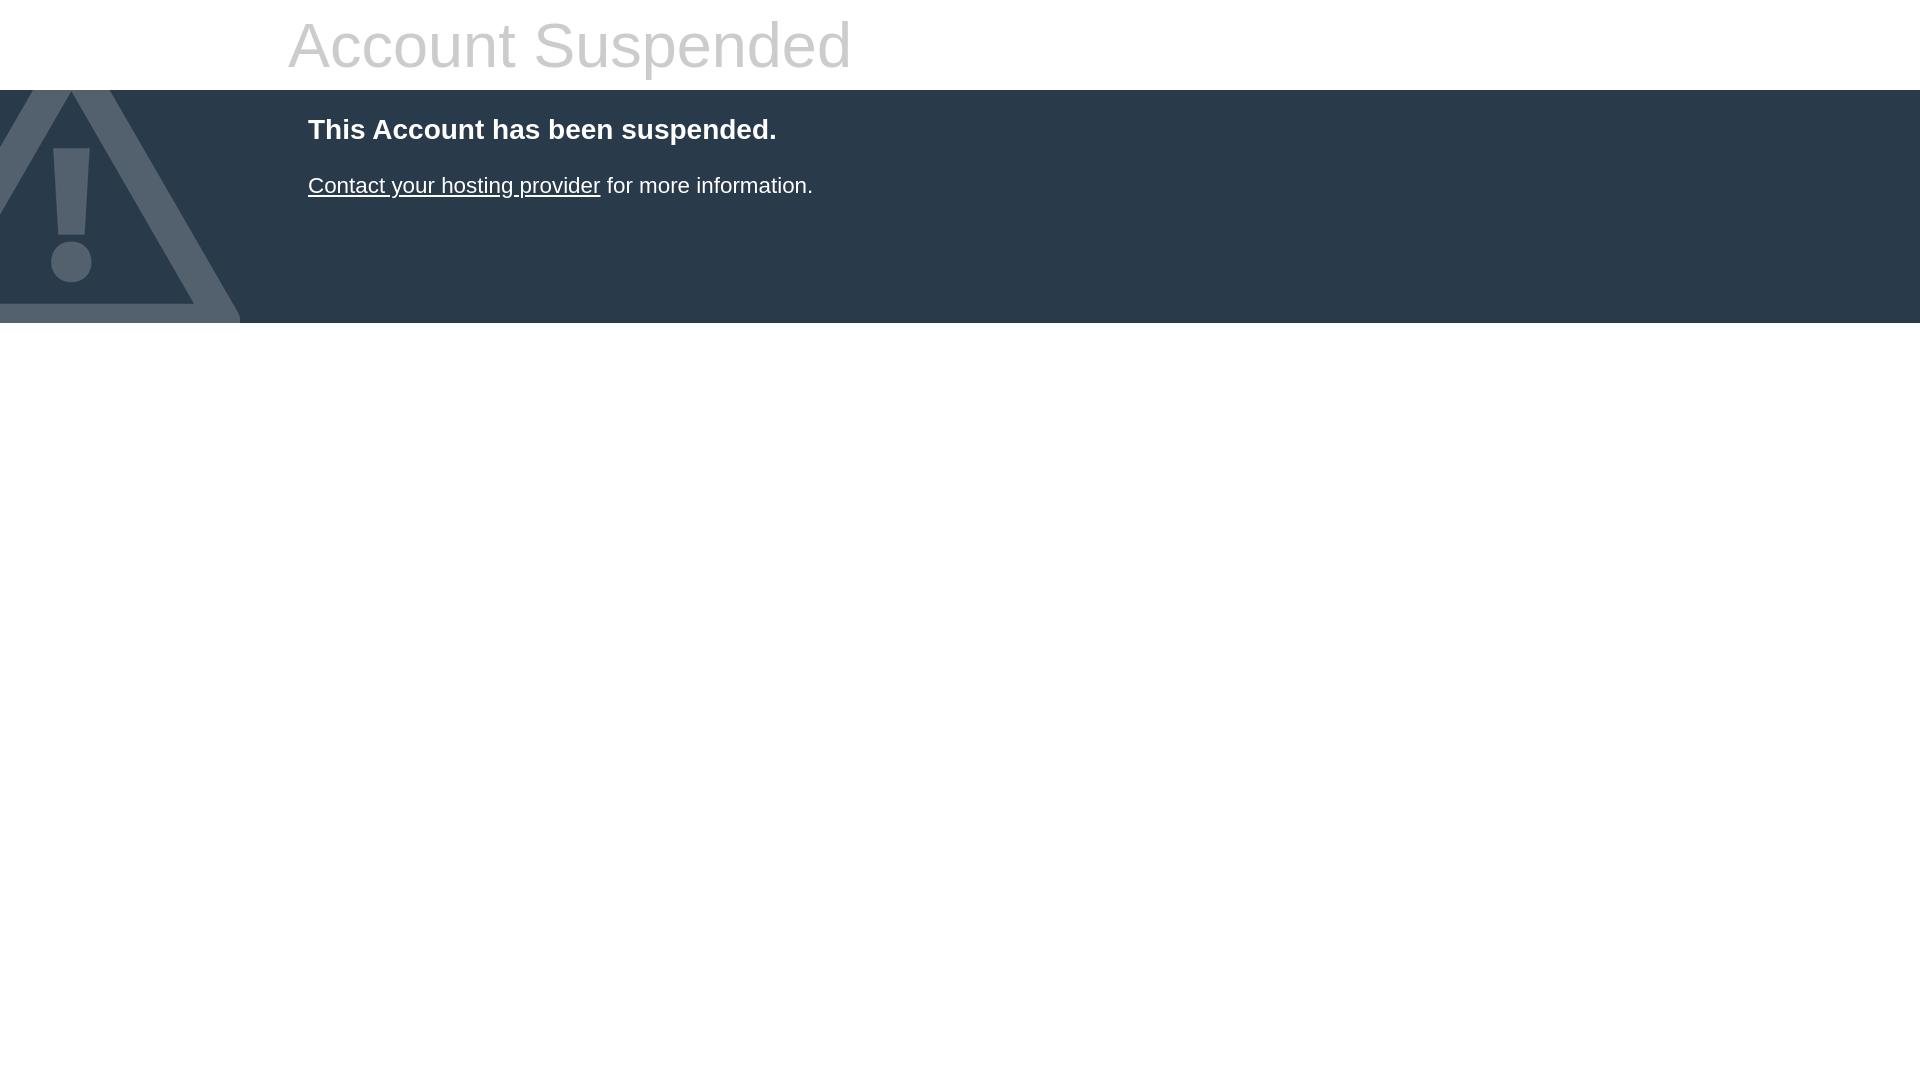 The image size is (1920, 1080). Describe the element at coordinates (453, 185) in the screenshot. I see `'Contact your hosting provider'` at that location.